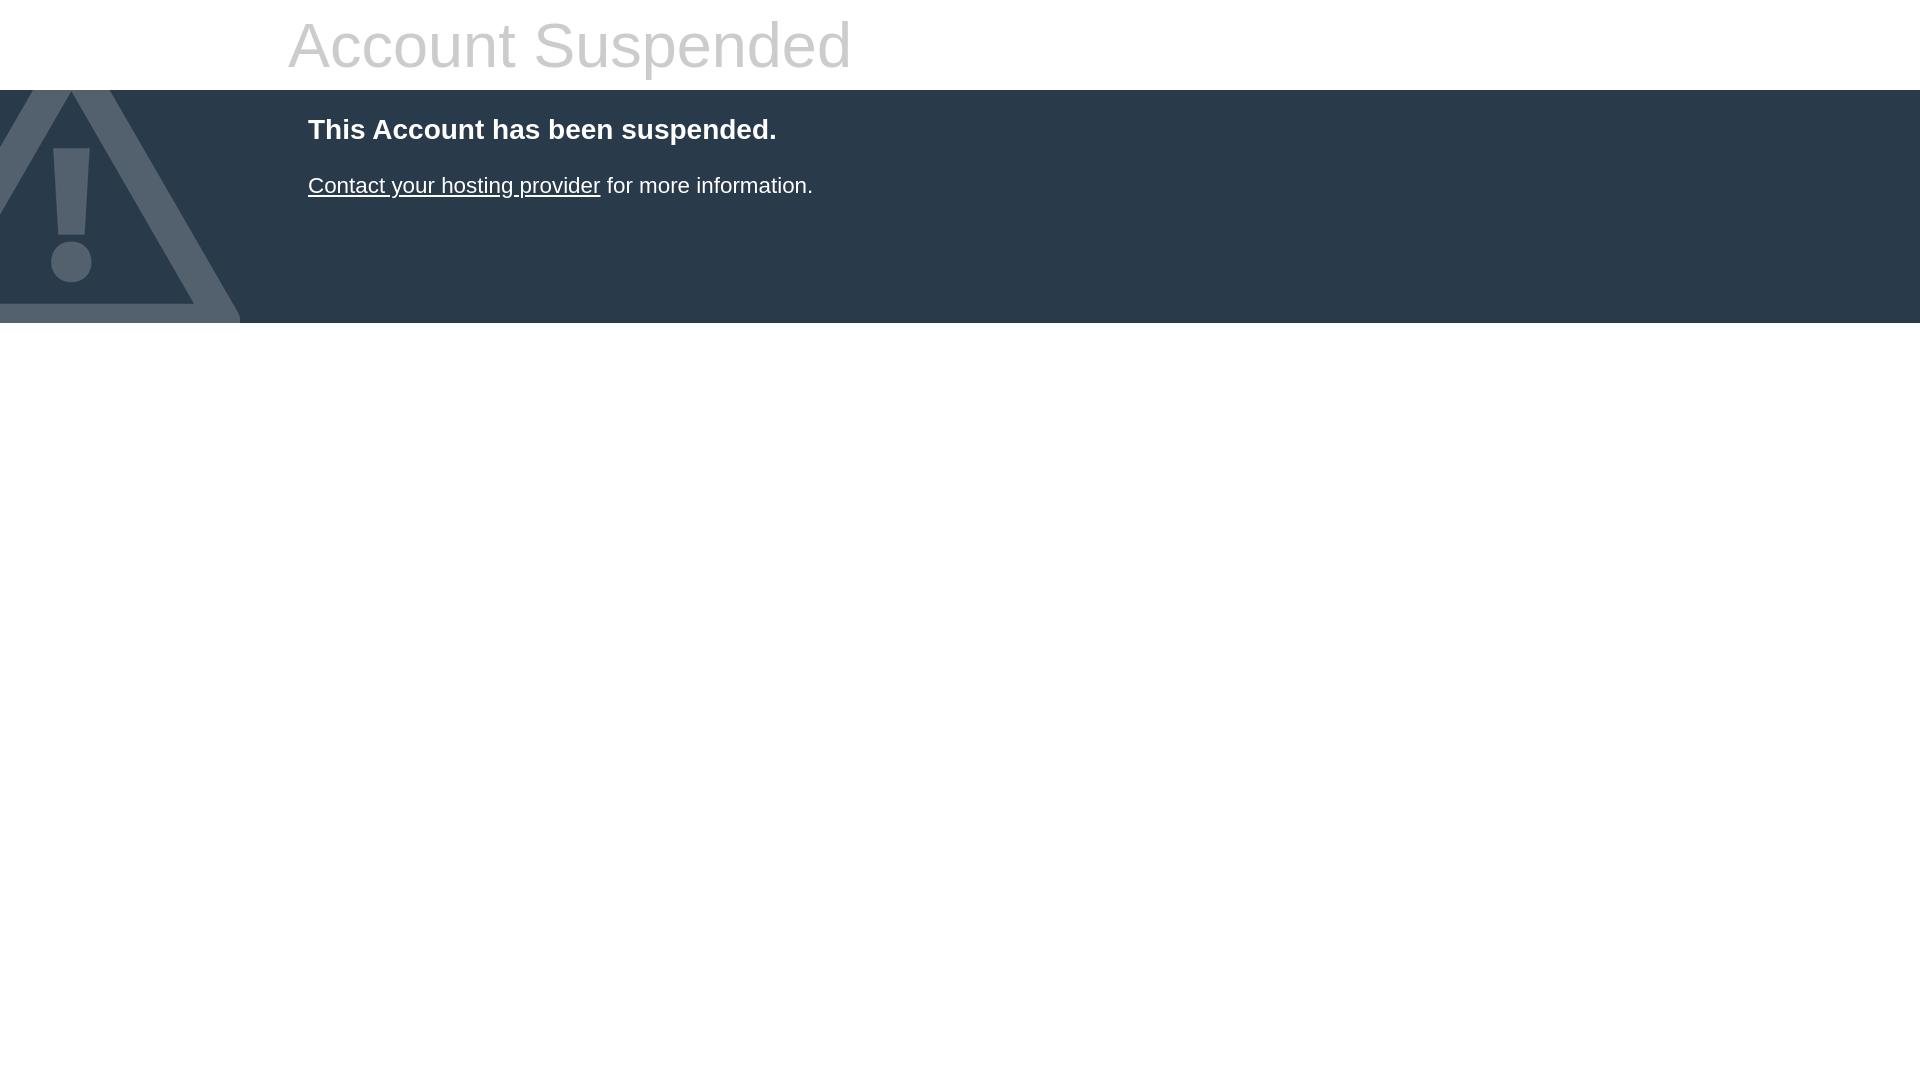 The image size is (1920, 1080). Describe the element at coordinates (453, 185) in the screenshot. I see `'Contact your hosting provider'` at that location.